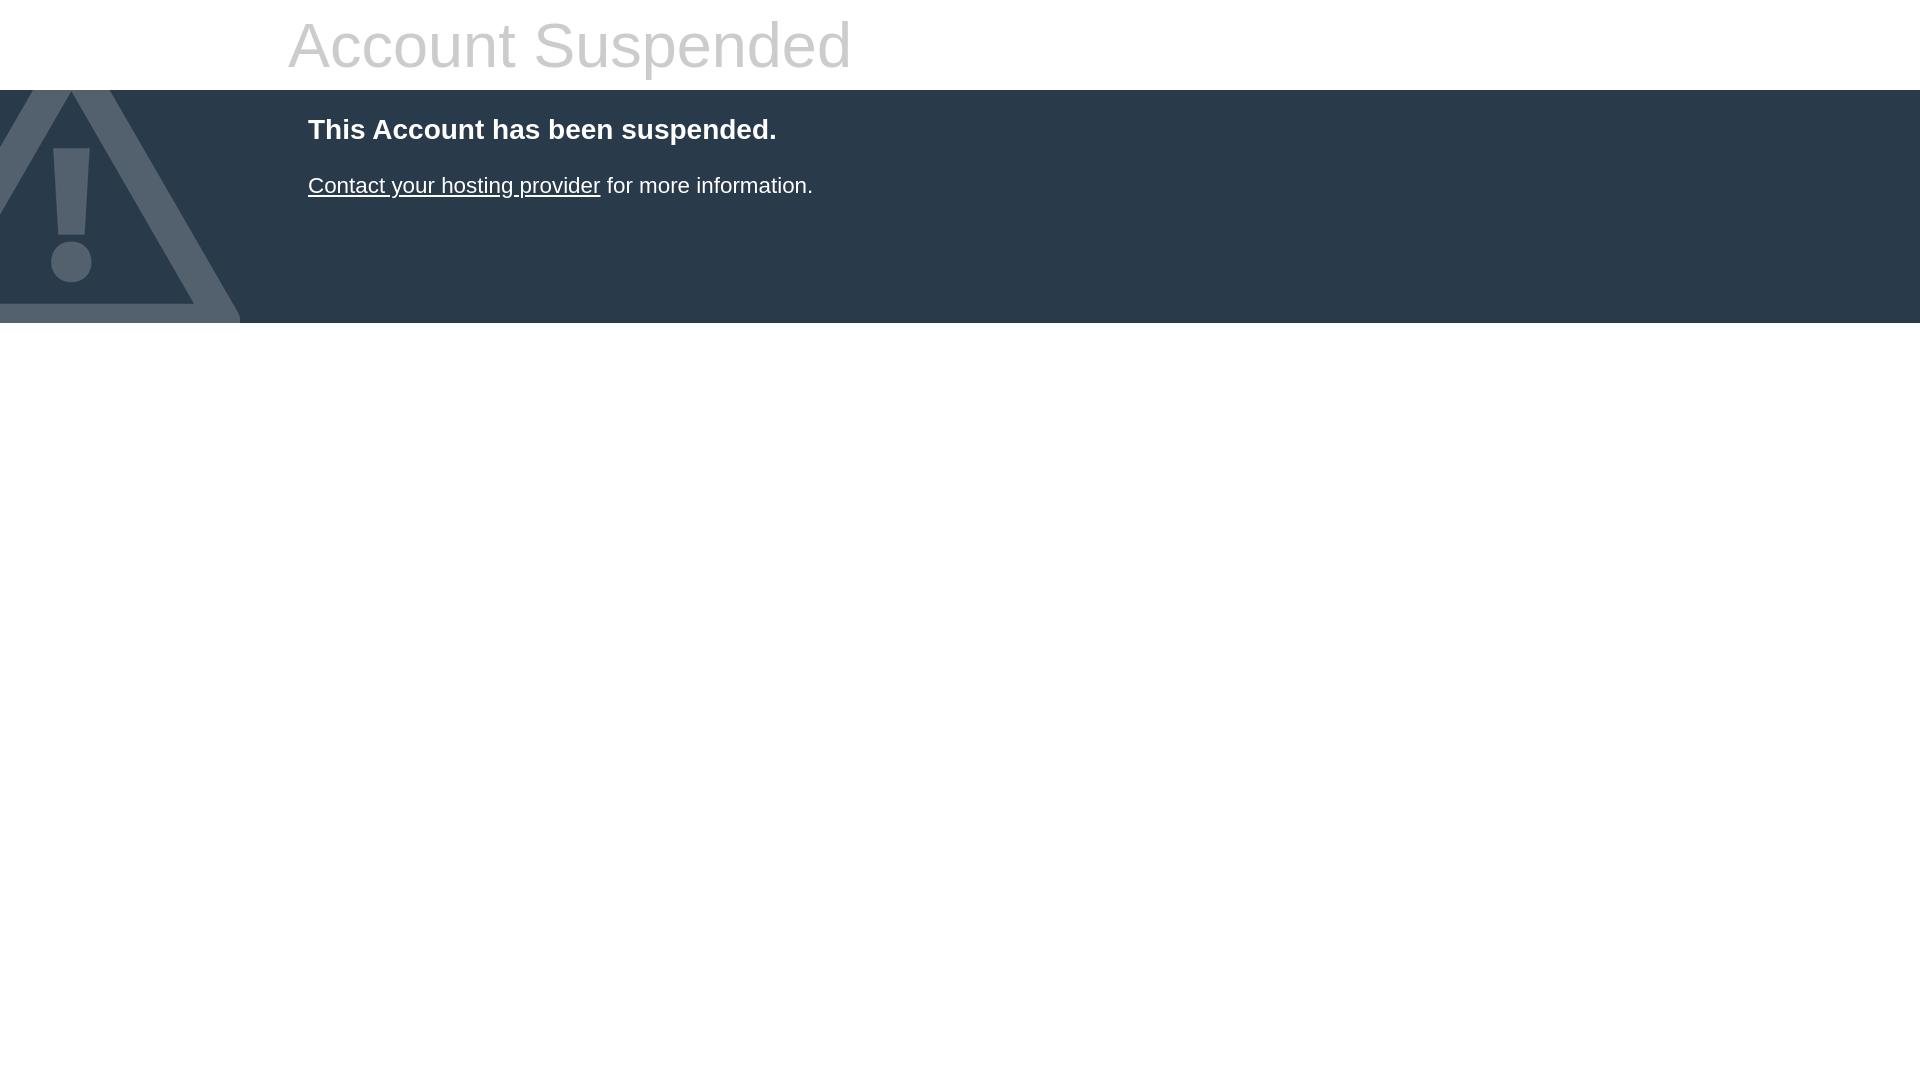 The image size is (1920, 1080). Describe the element at coordinates (453, 185) in the screenshot. I see `'Contact your hosting provider'` at that location.